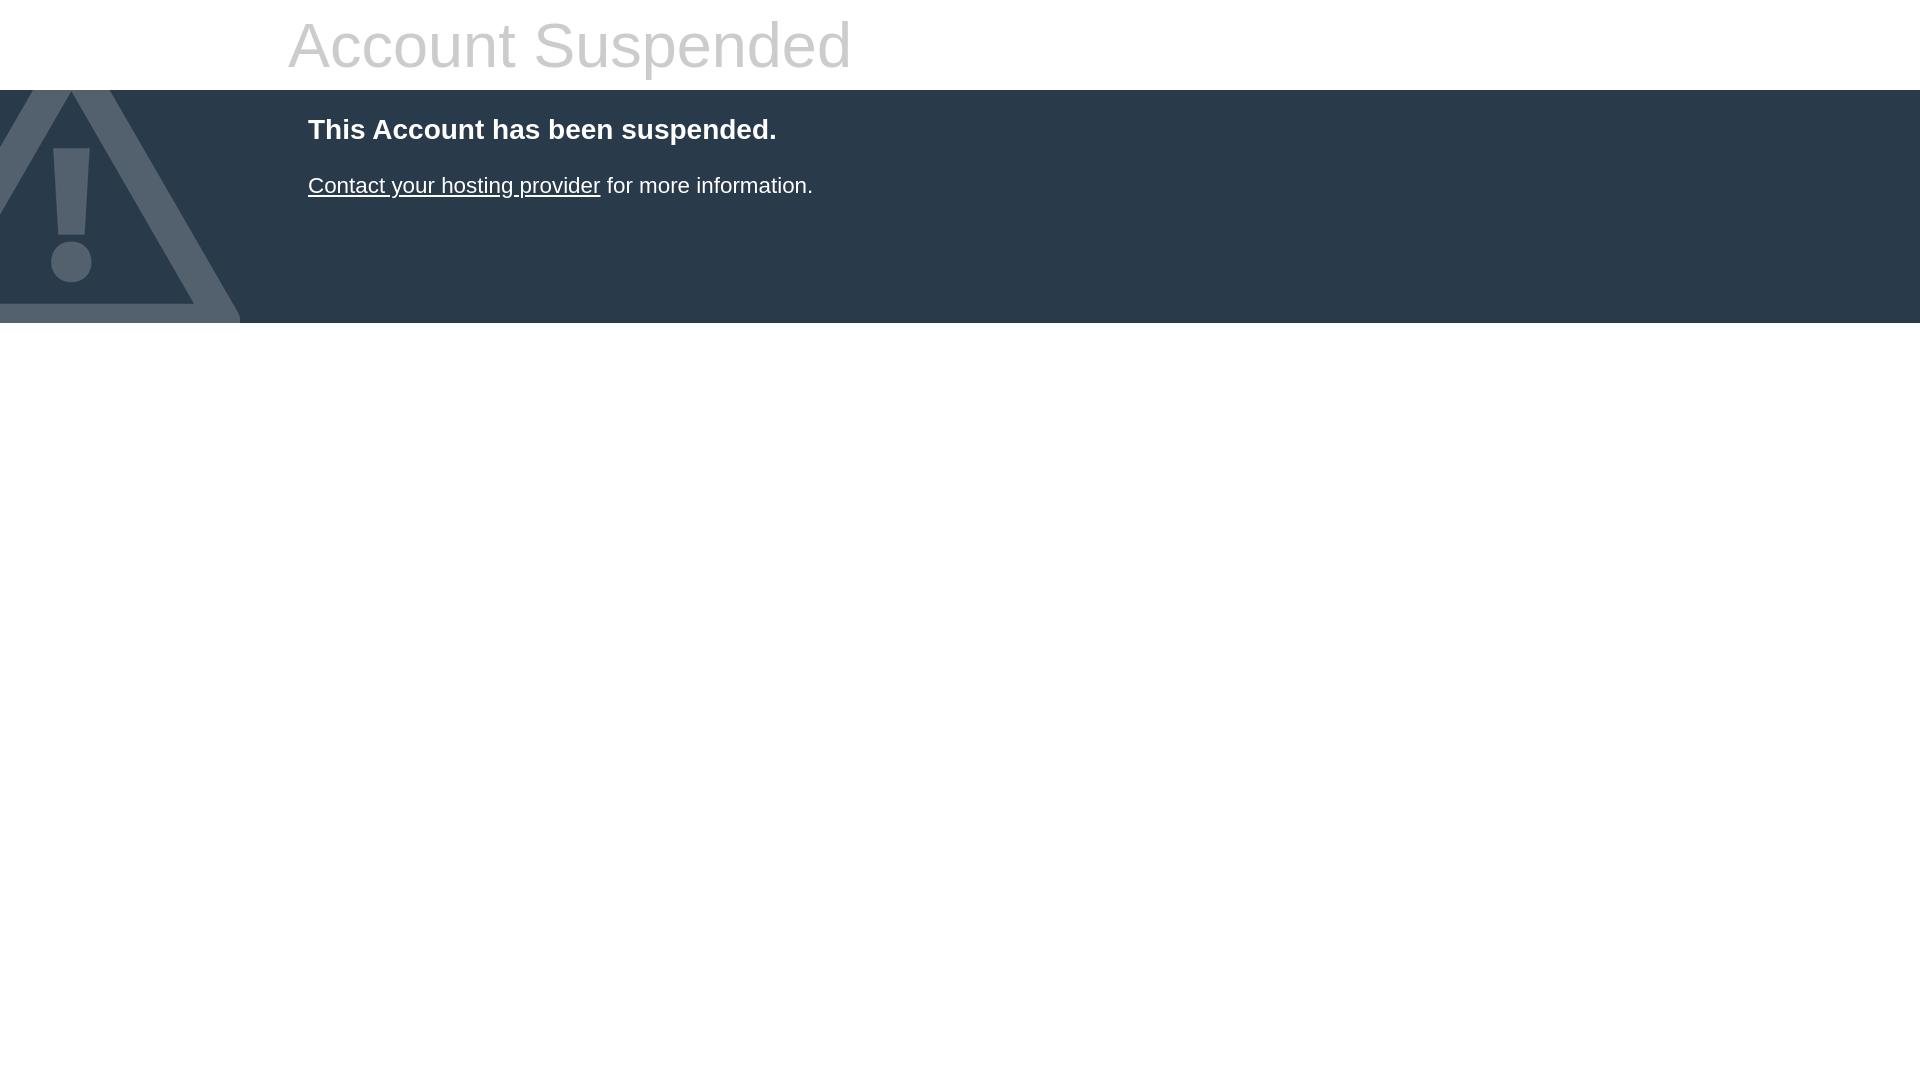 The image size is (1920, 1080). Describe the element at coordinates (453, 185) in the screenshot. I see `'Contact your hosting provider'` at that location.